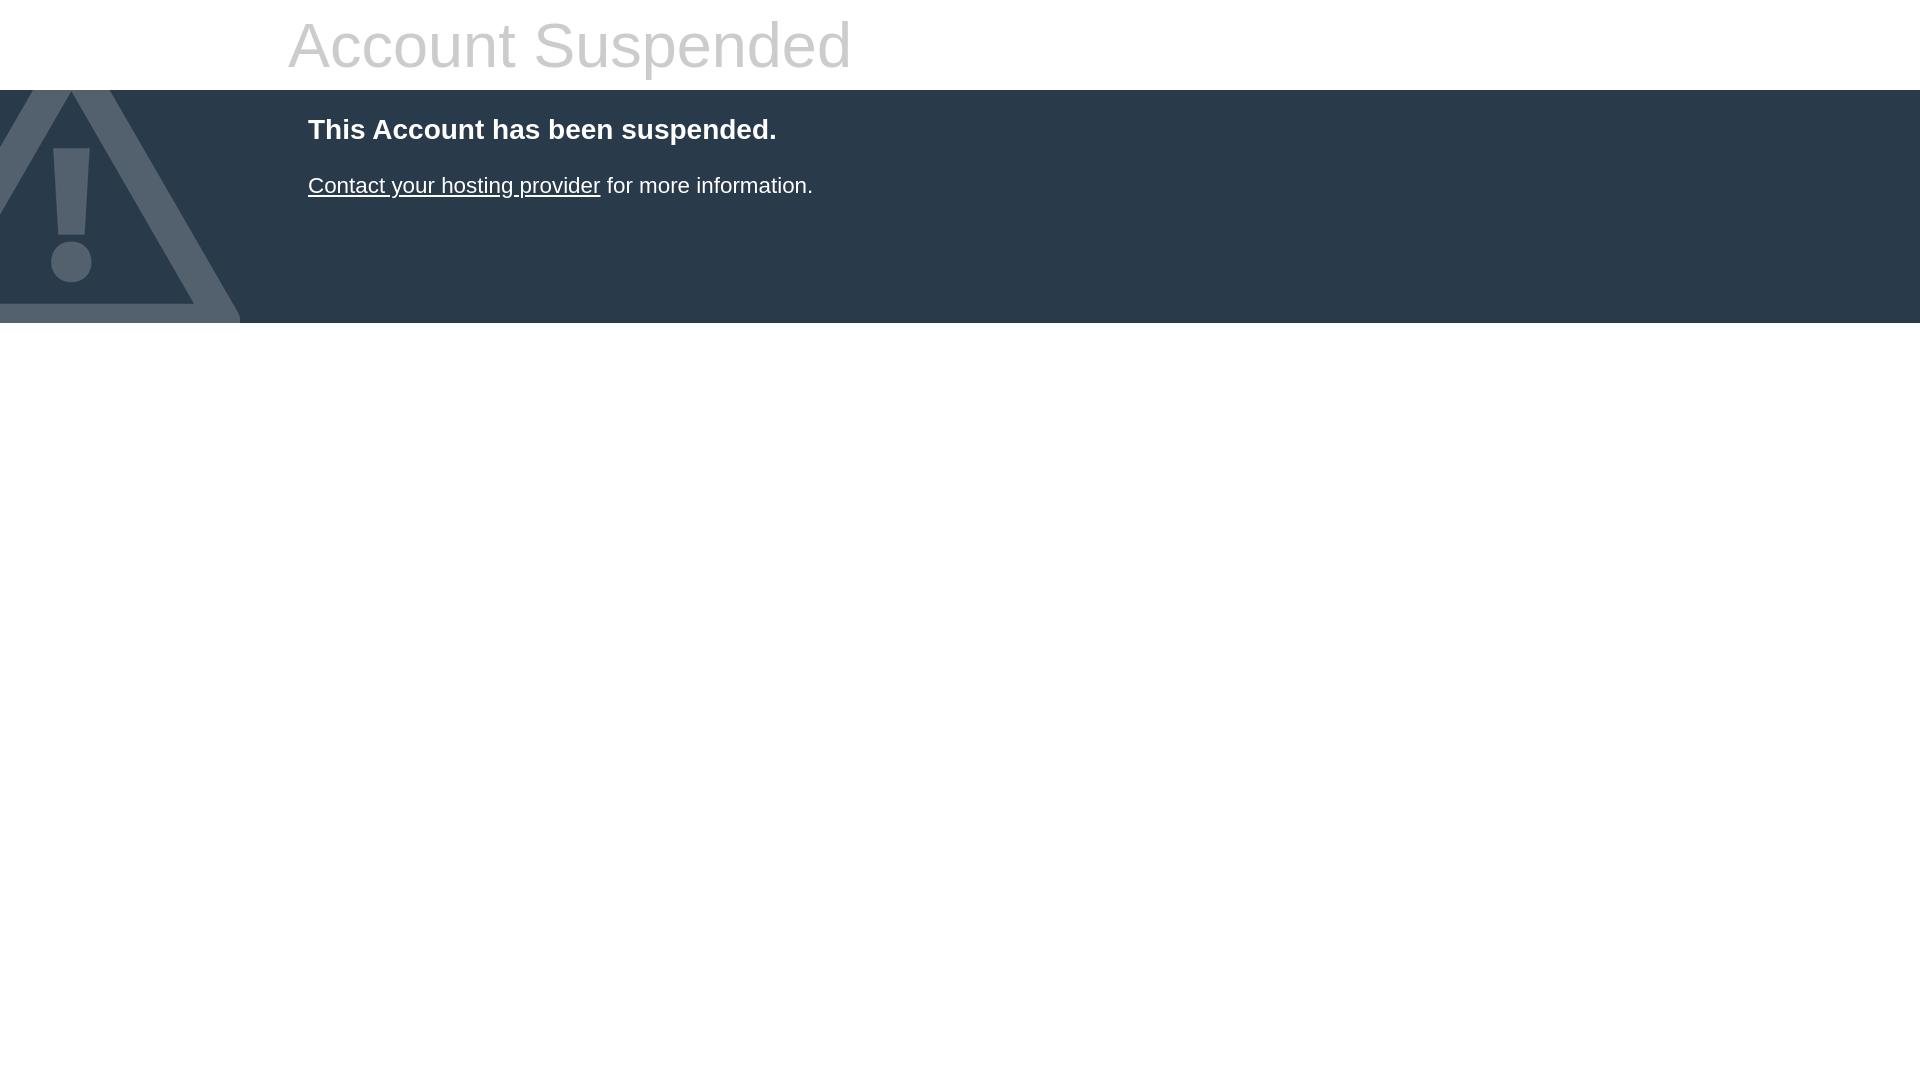 The image size is (1920, 1080). Describe the element at coordinates (453, 185) in the screenshot. I see `'Contact your hosting provider'` at that location.